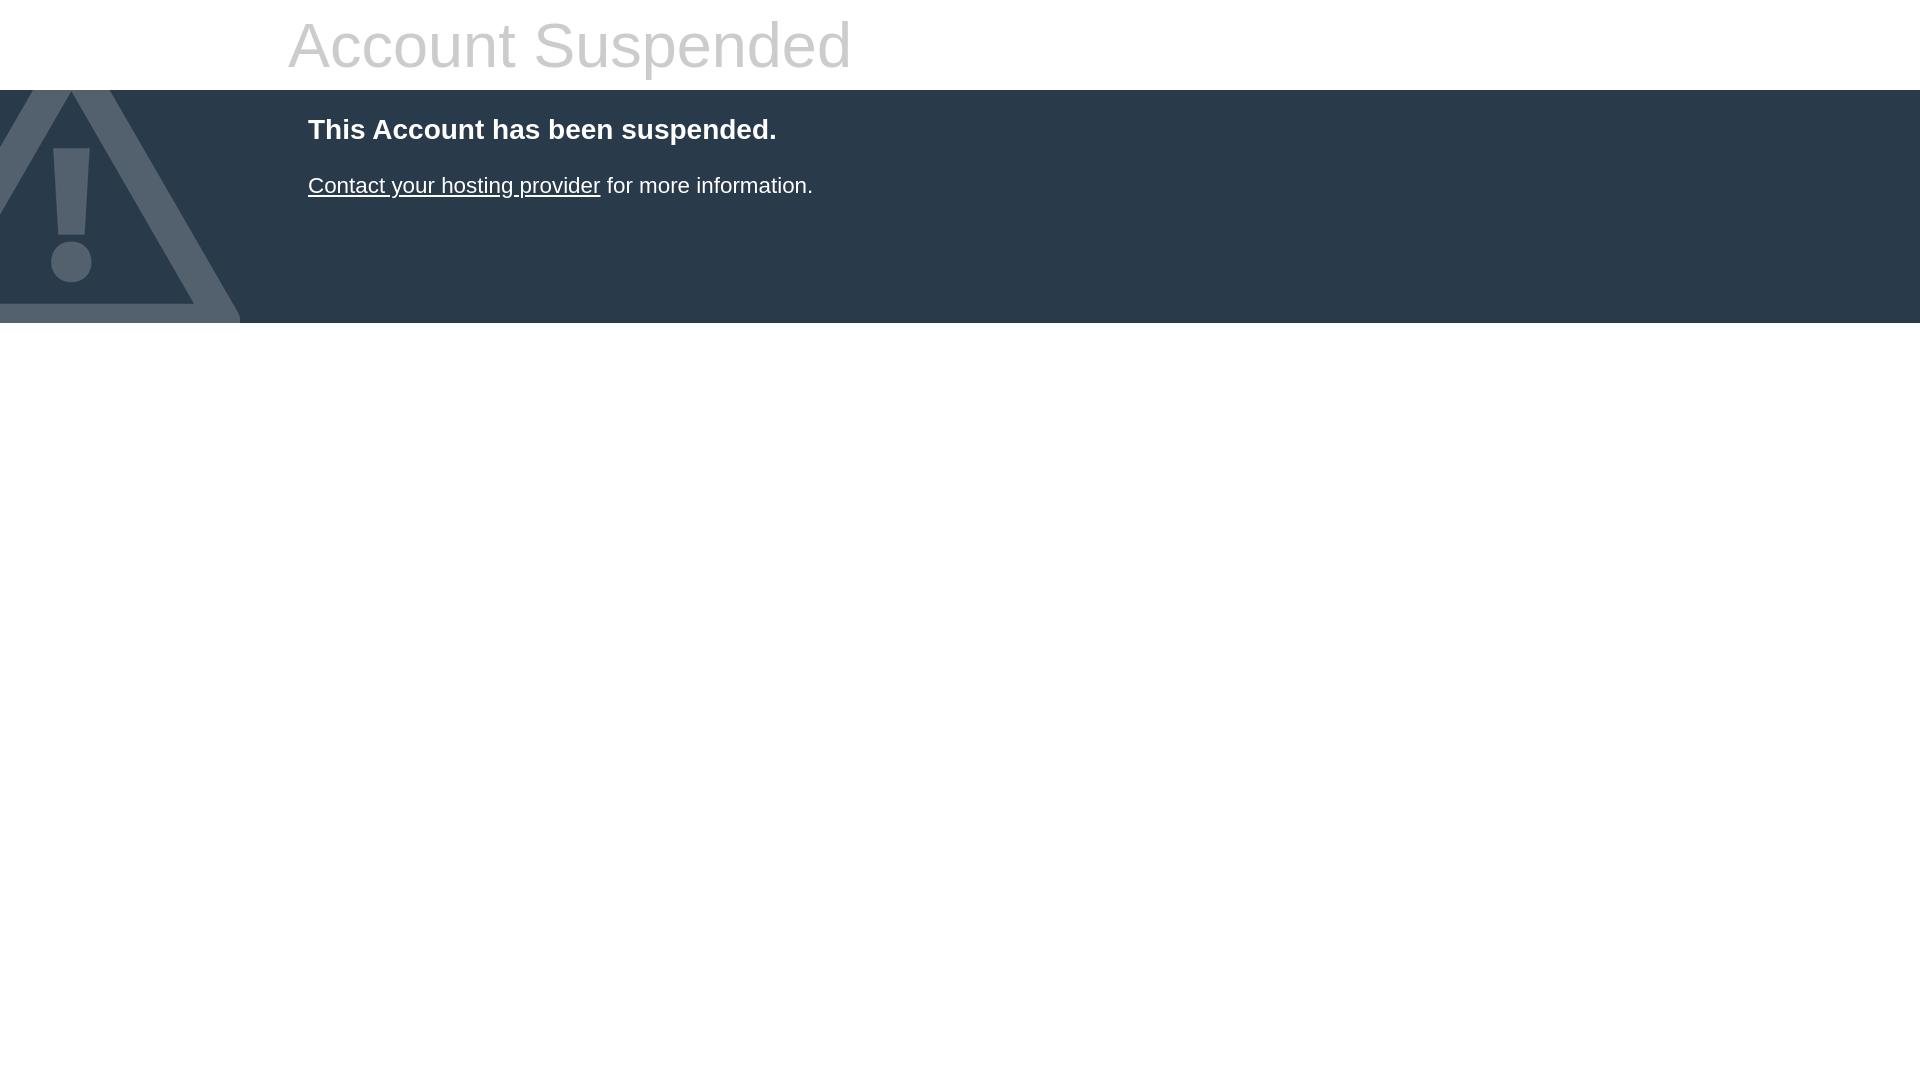 The image size is (1920, 1080). Describe the element at coordinates (453, 185) in the screenshot. I see `'Contact your hosting provider'` at that location.